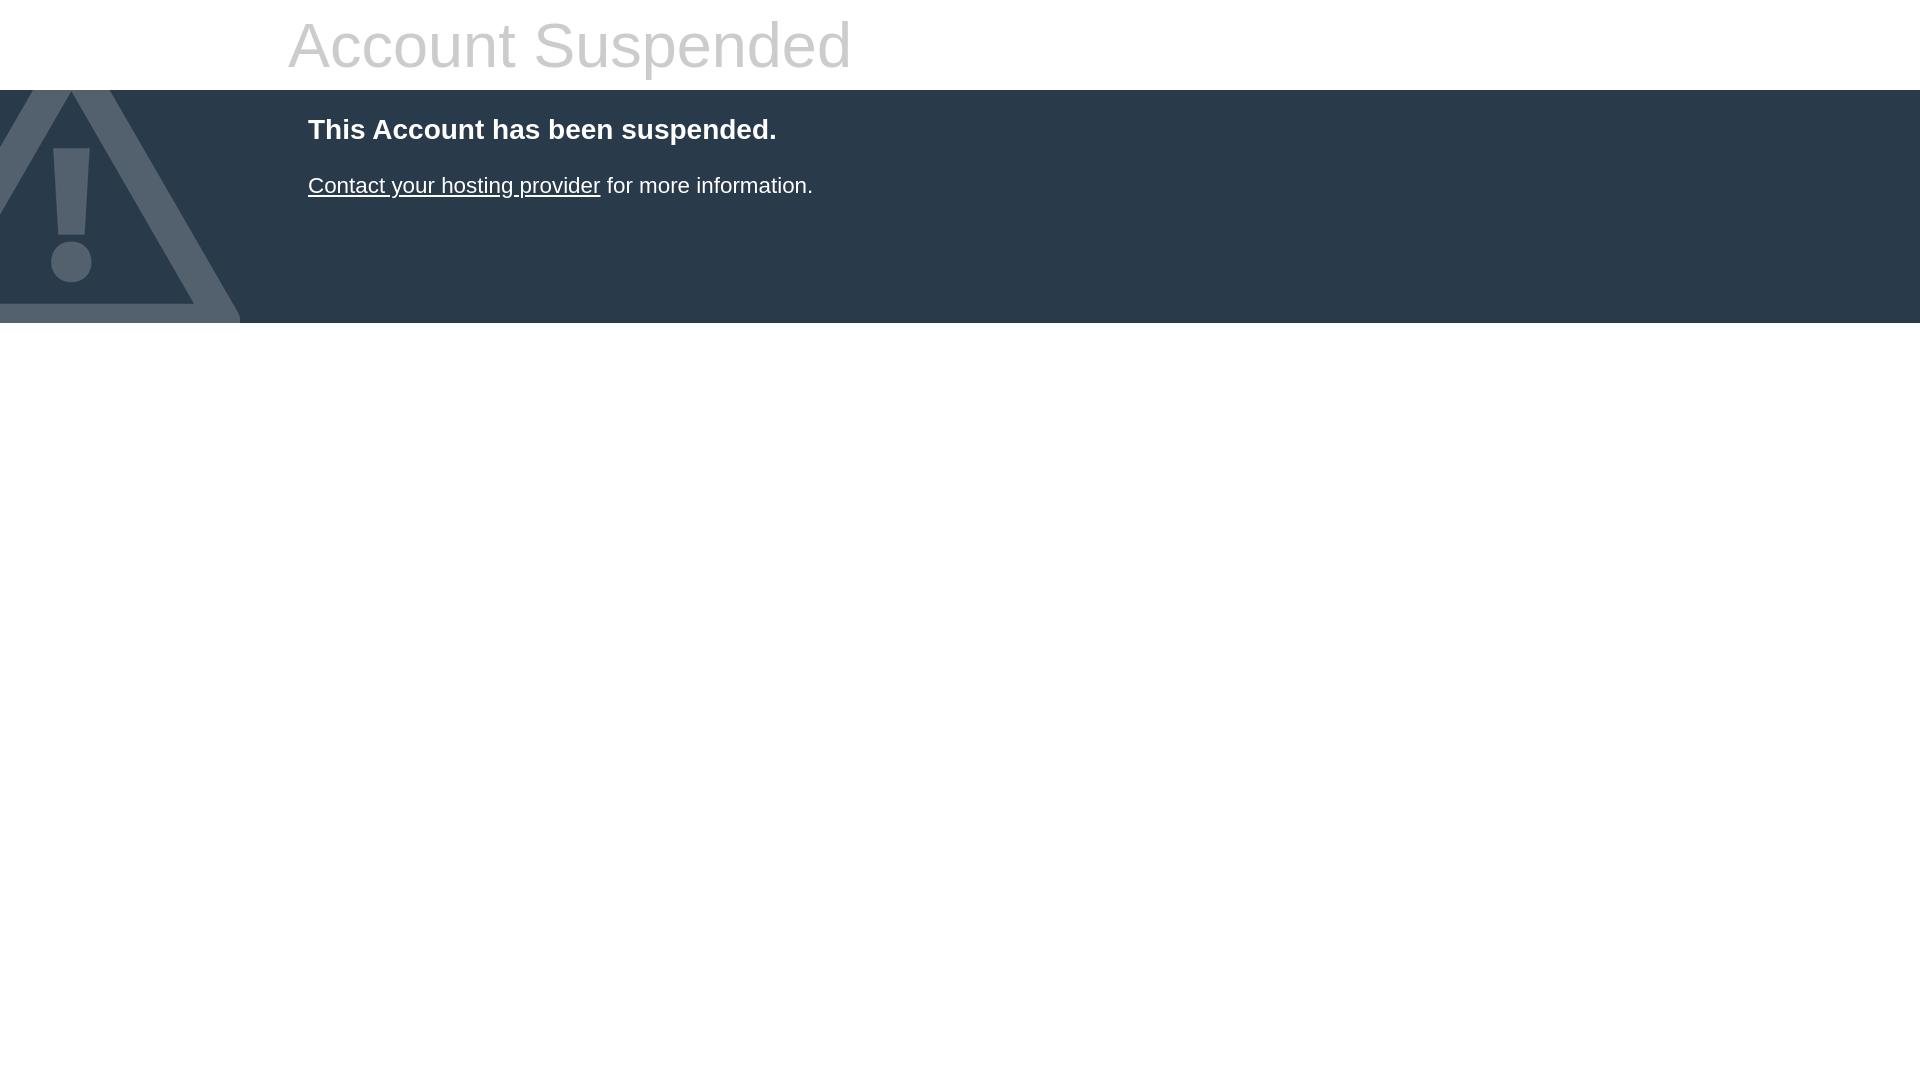 The image size is (1920, 1080). Describe the element at coordinates (453, 185) in the screenshot. I see `'Contact your hosting provider'` at that location.